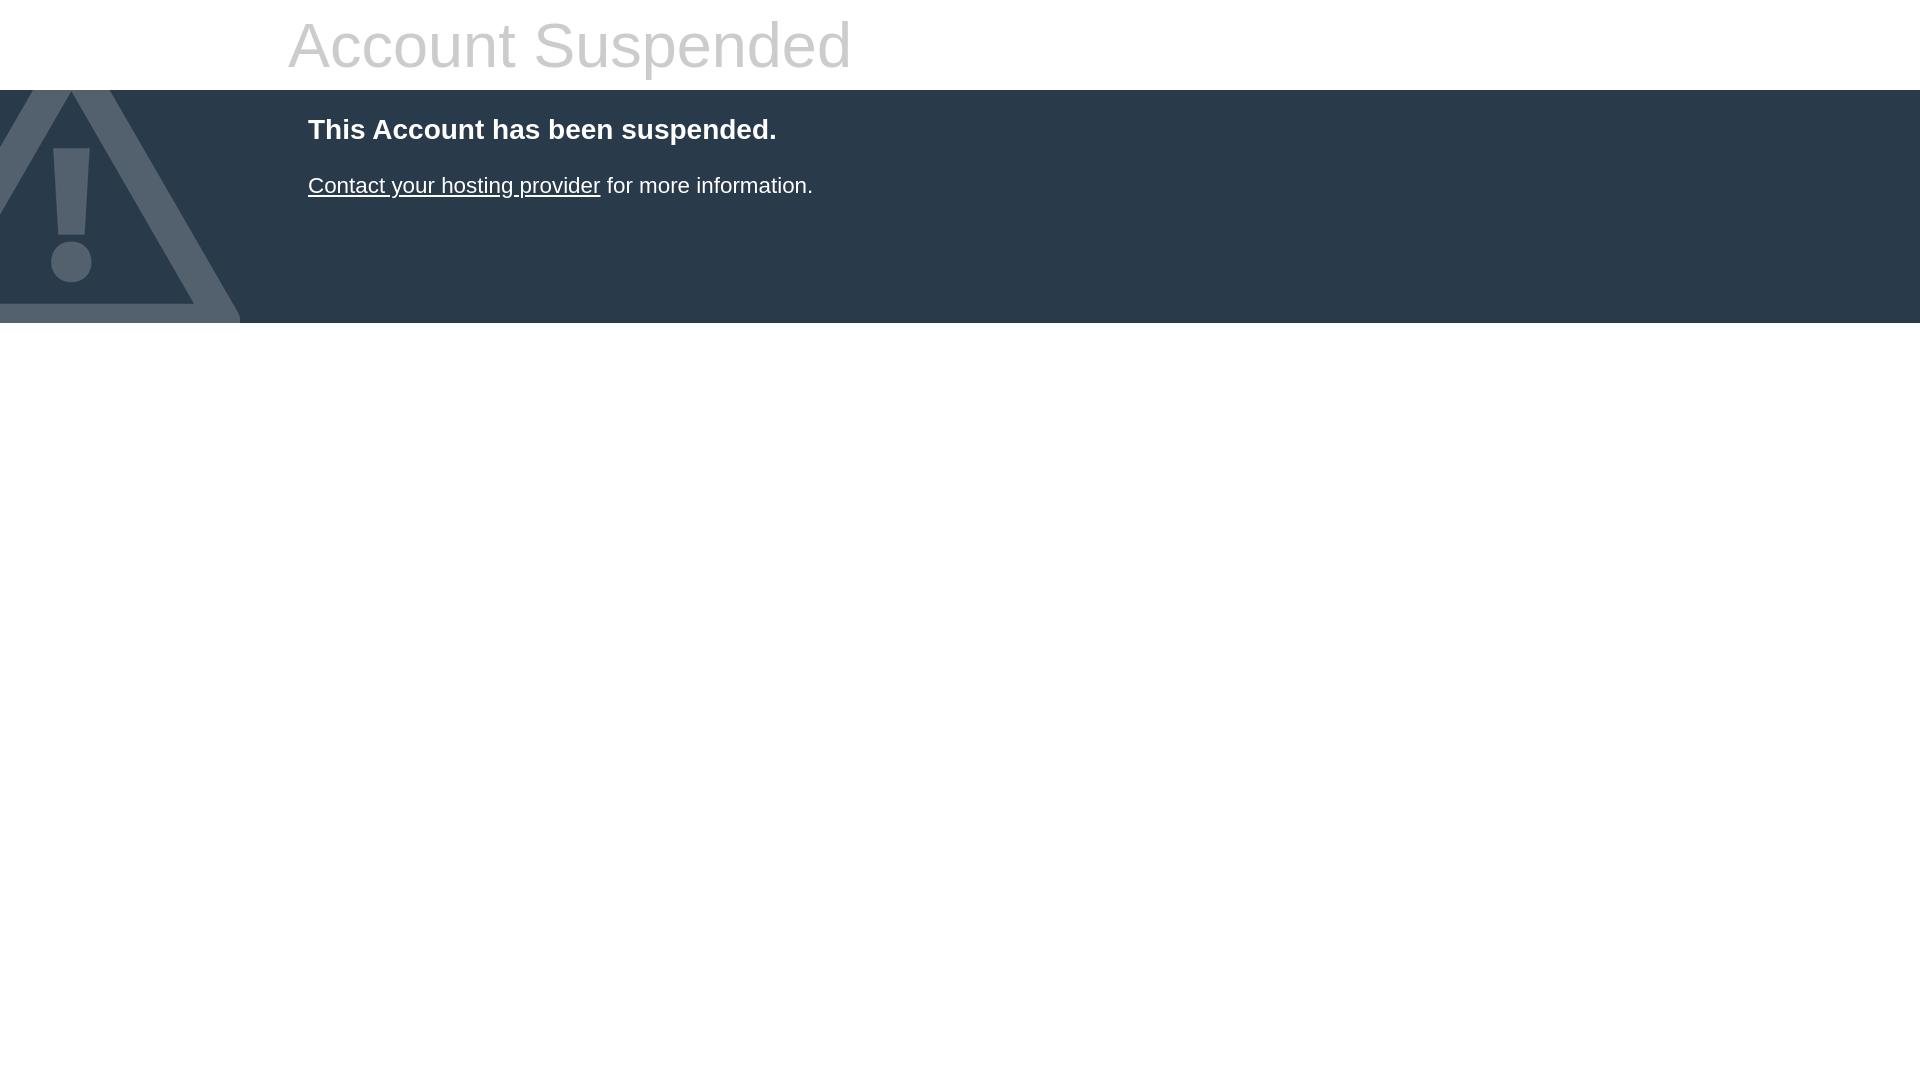 The image size is (1920, 1080). Describe the element at coordinates (453, 185) in the screenshot. I see `'Contact your hosting provider'` at that location.